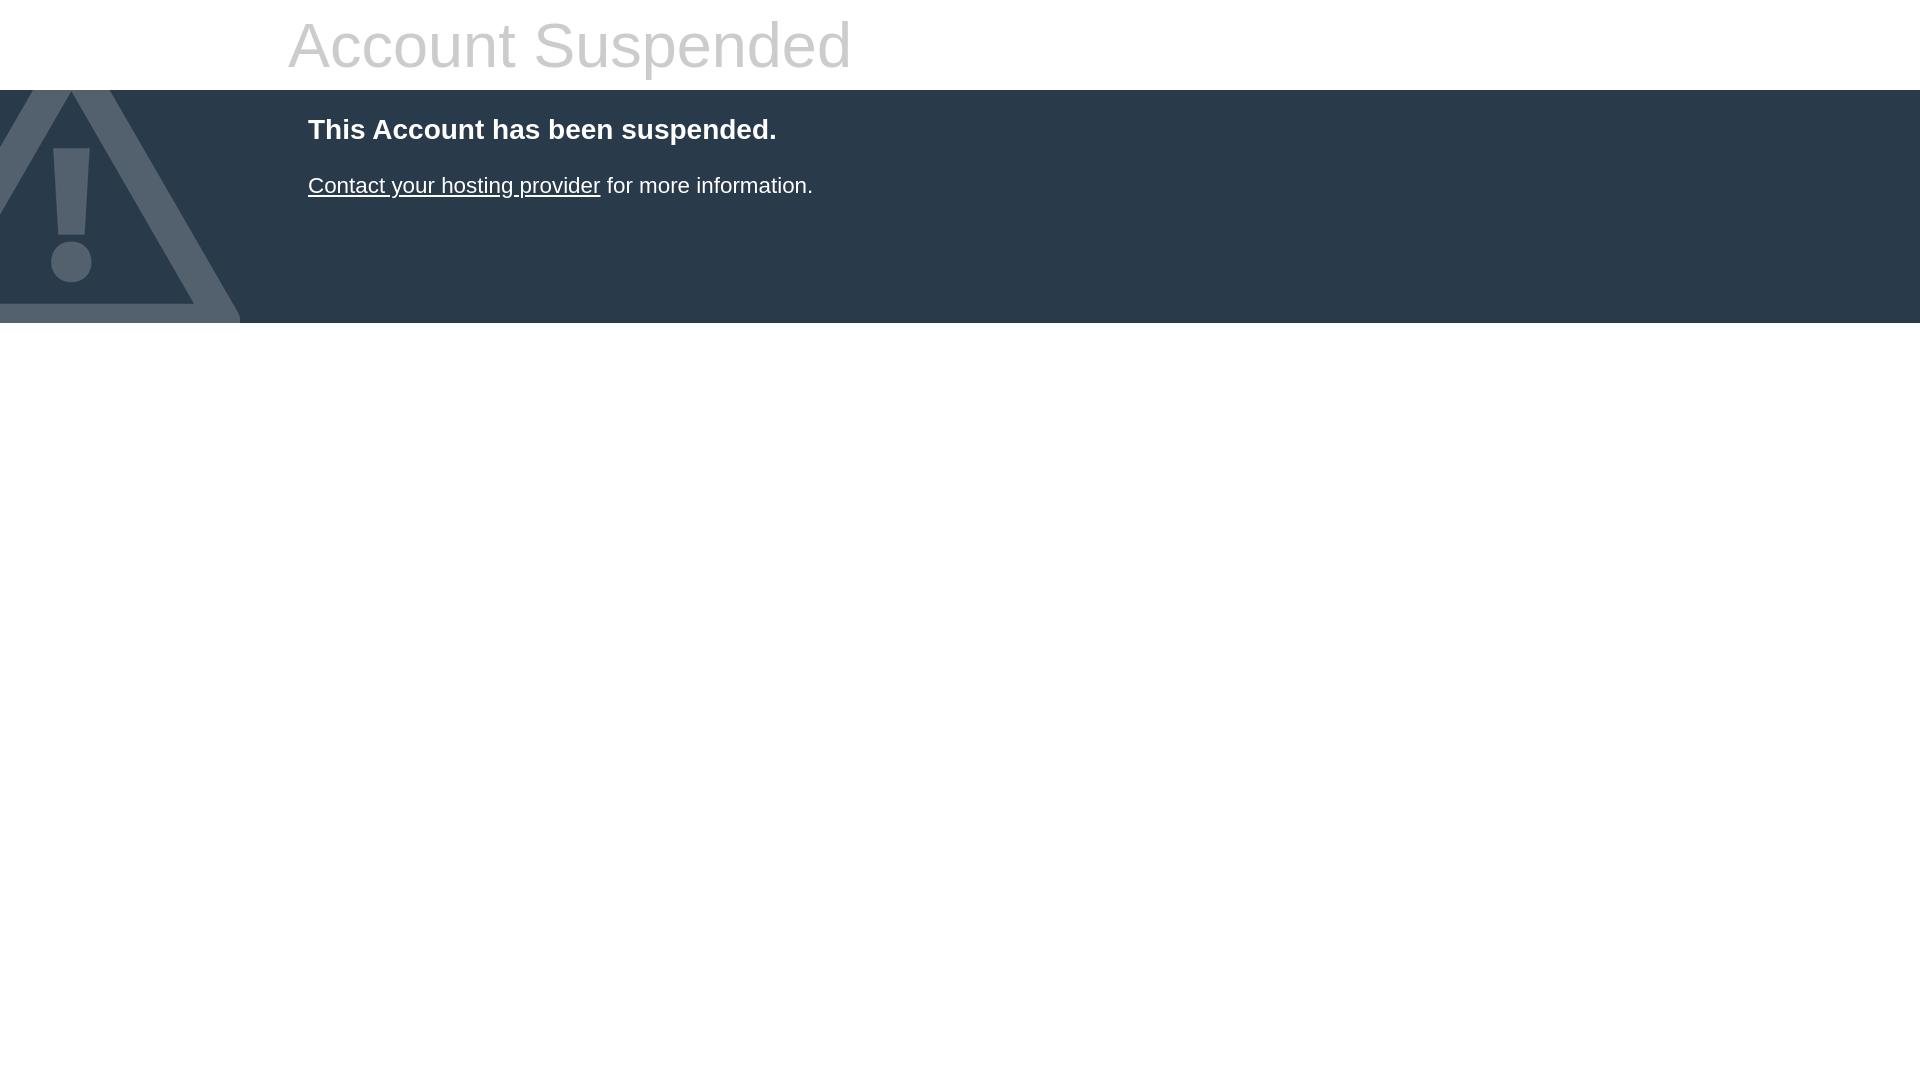 The image size is (1920, 1080). Describe the element at coordinates (453, 185) in the screenshot. I see `'Contact your hosting provider'` at that location.